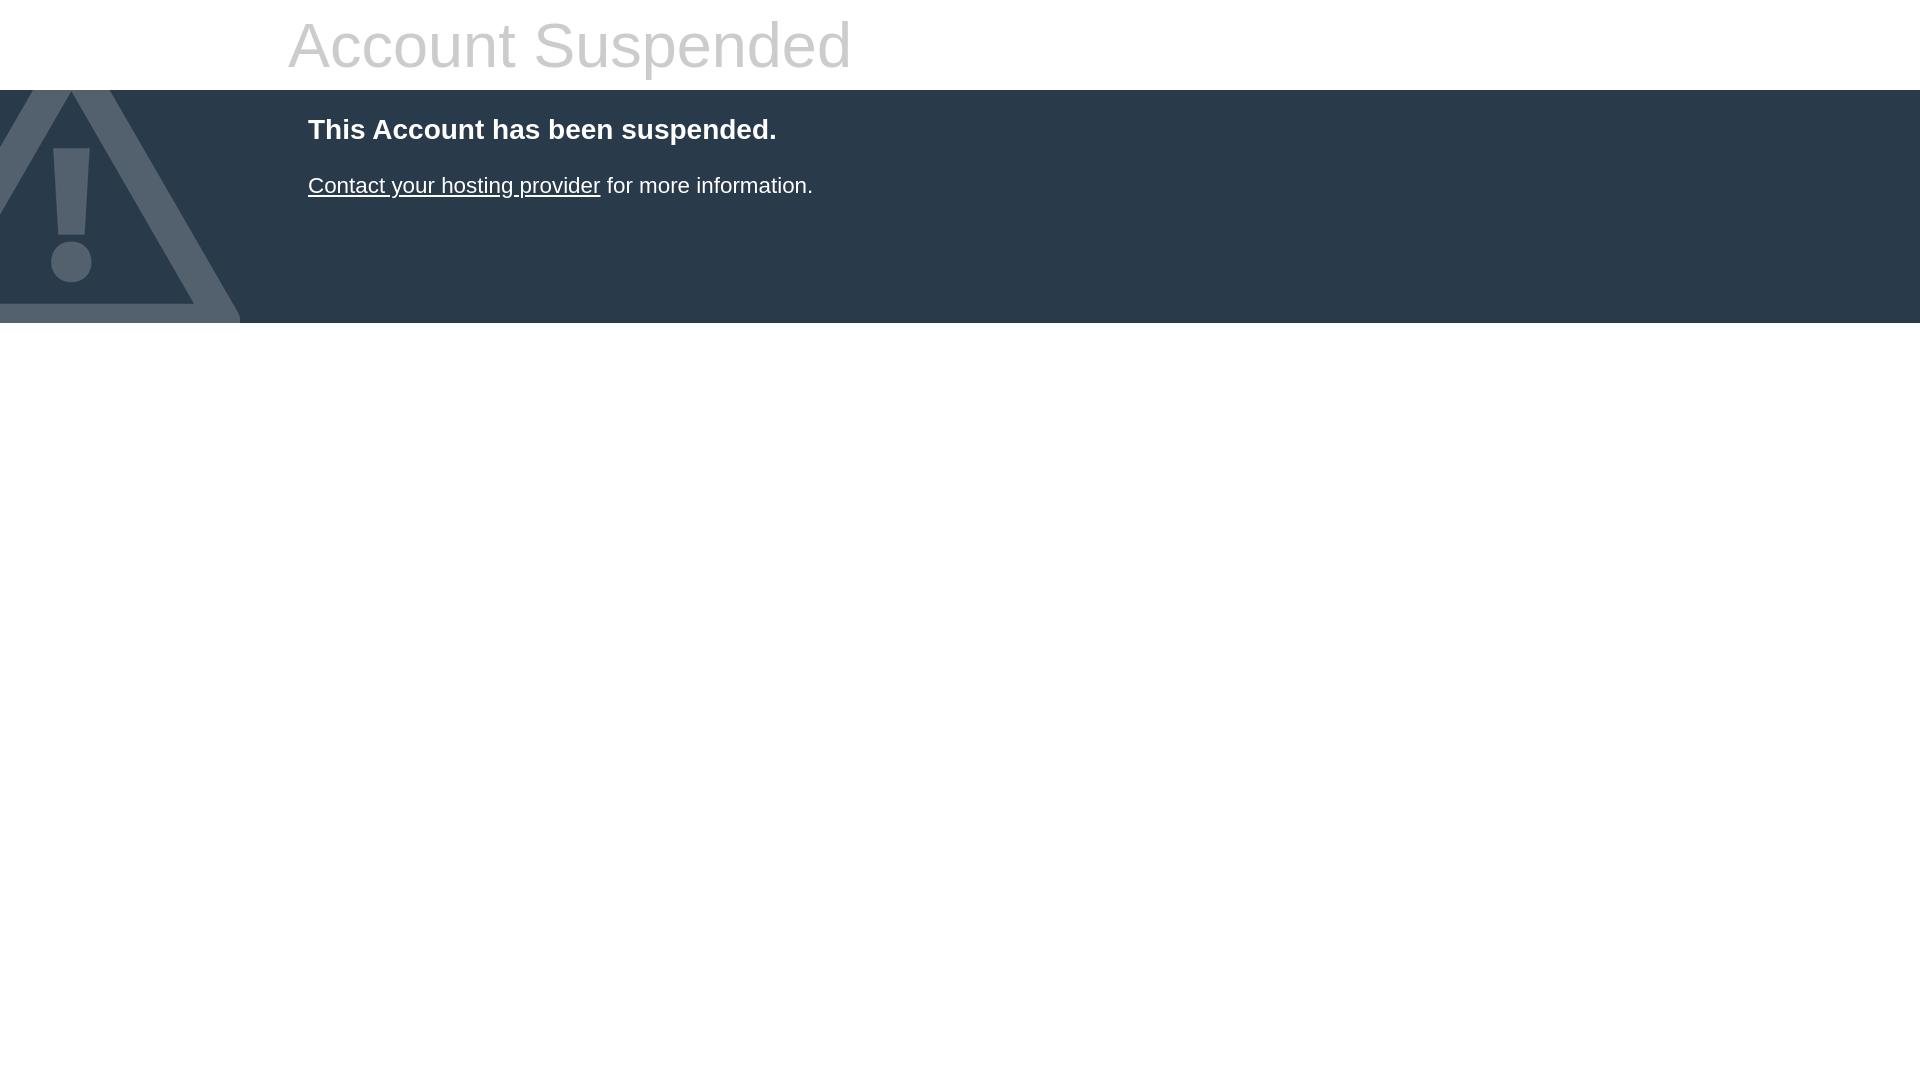 The image size is (1920, 1080). Describe the element at coordinates (453, 185) in the screenshot. I see `'Contact your hosting provider'` at that location.